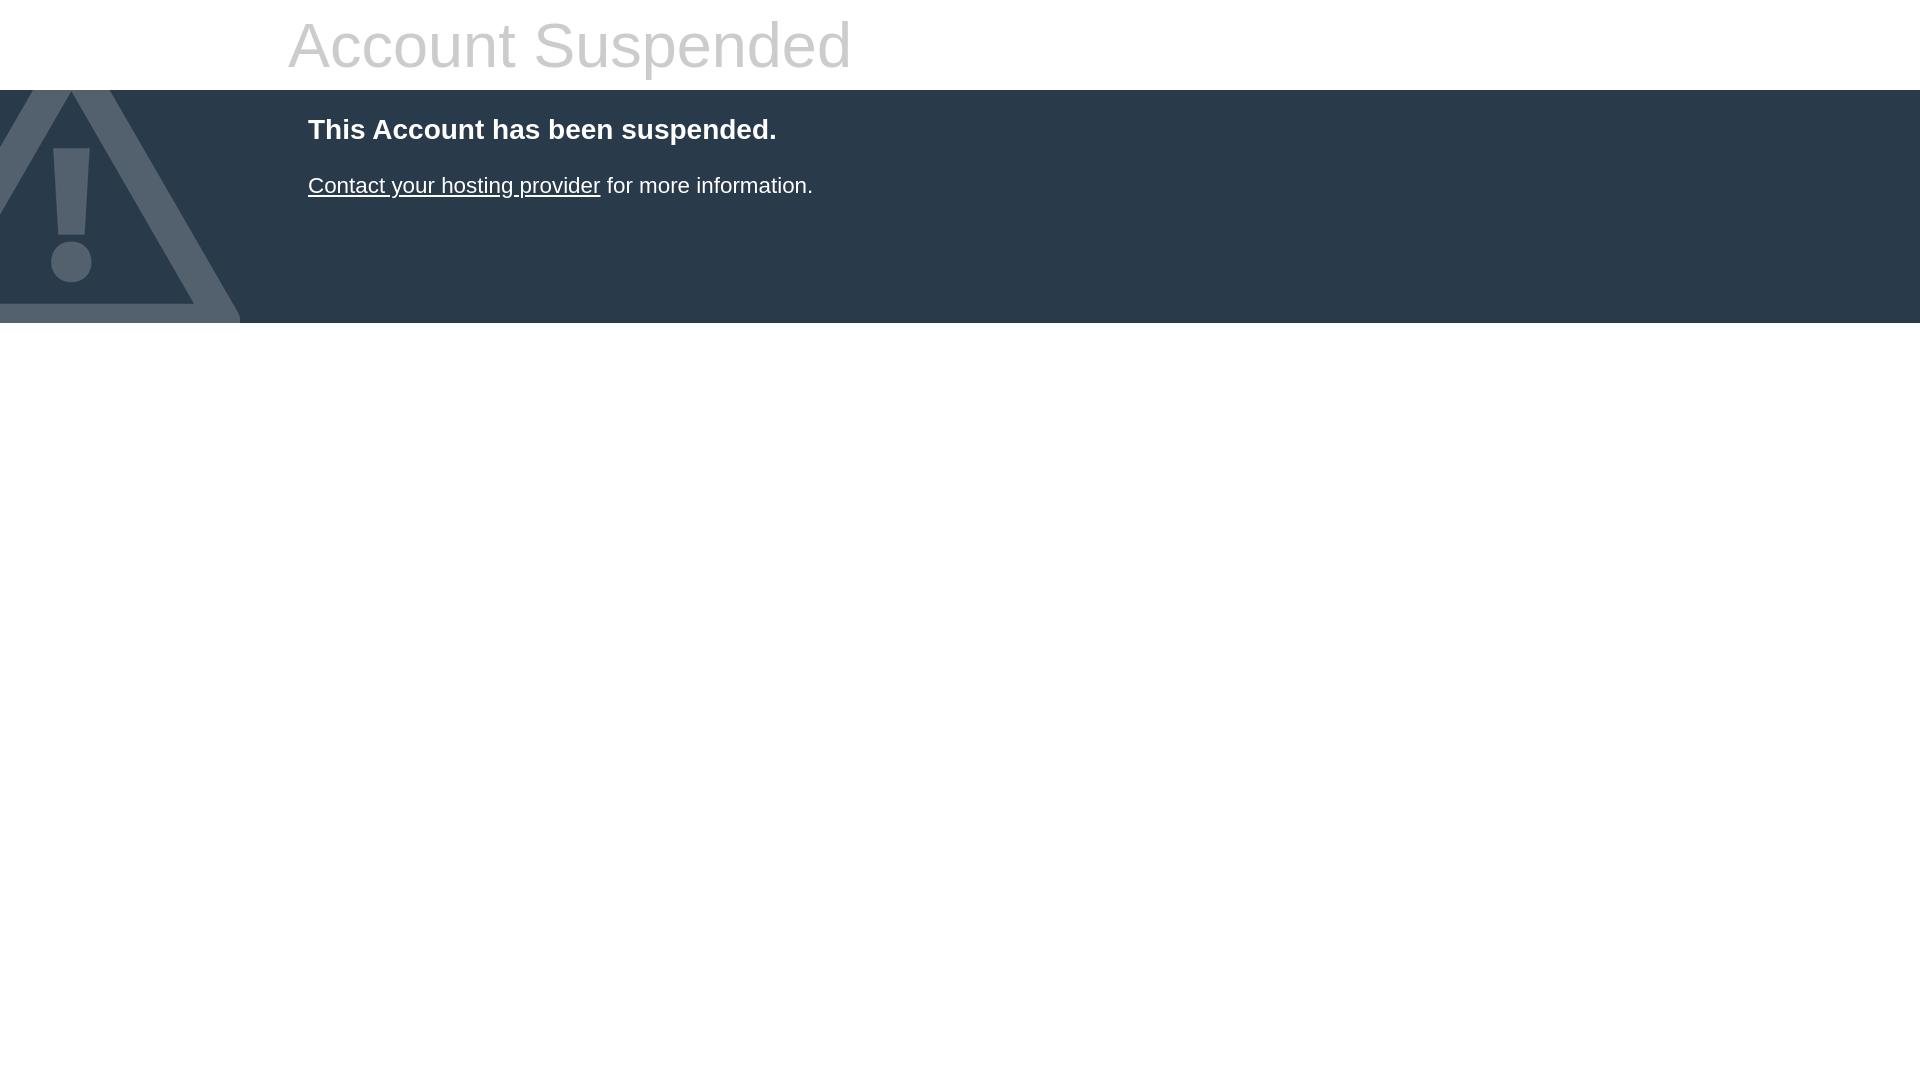 The image size is (1920, 1080). Describe the element at coordinates (453, 185) in the screenshot. I see `'Contact your hosting provider'` at that location.